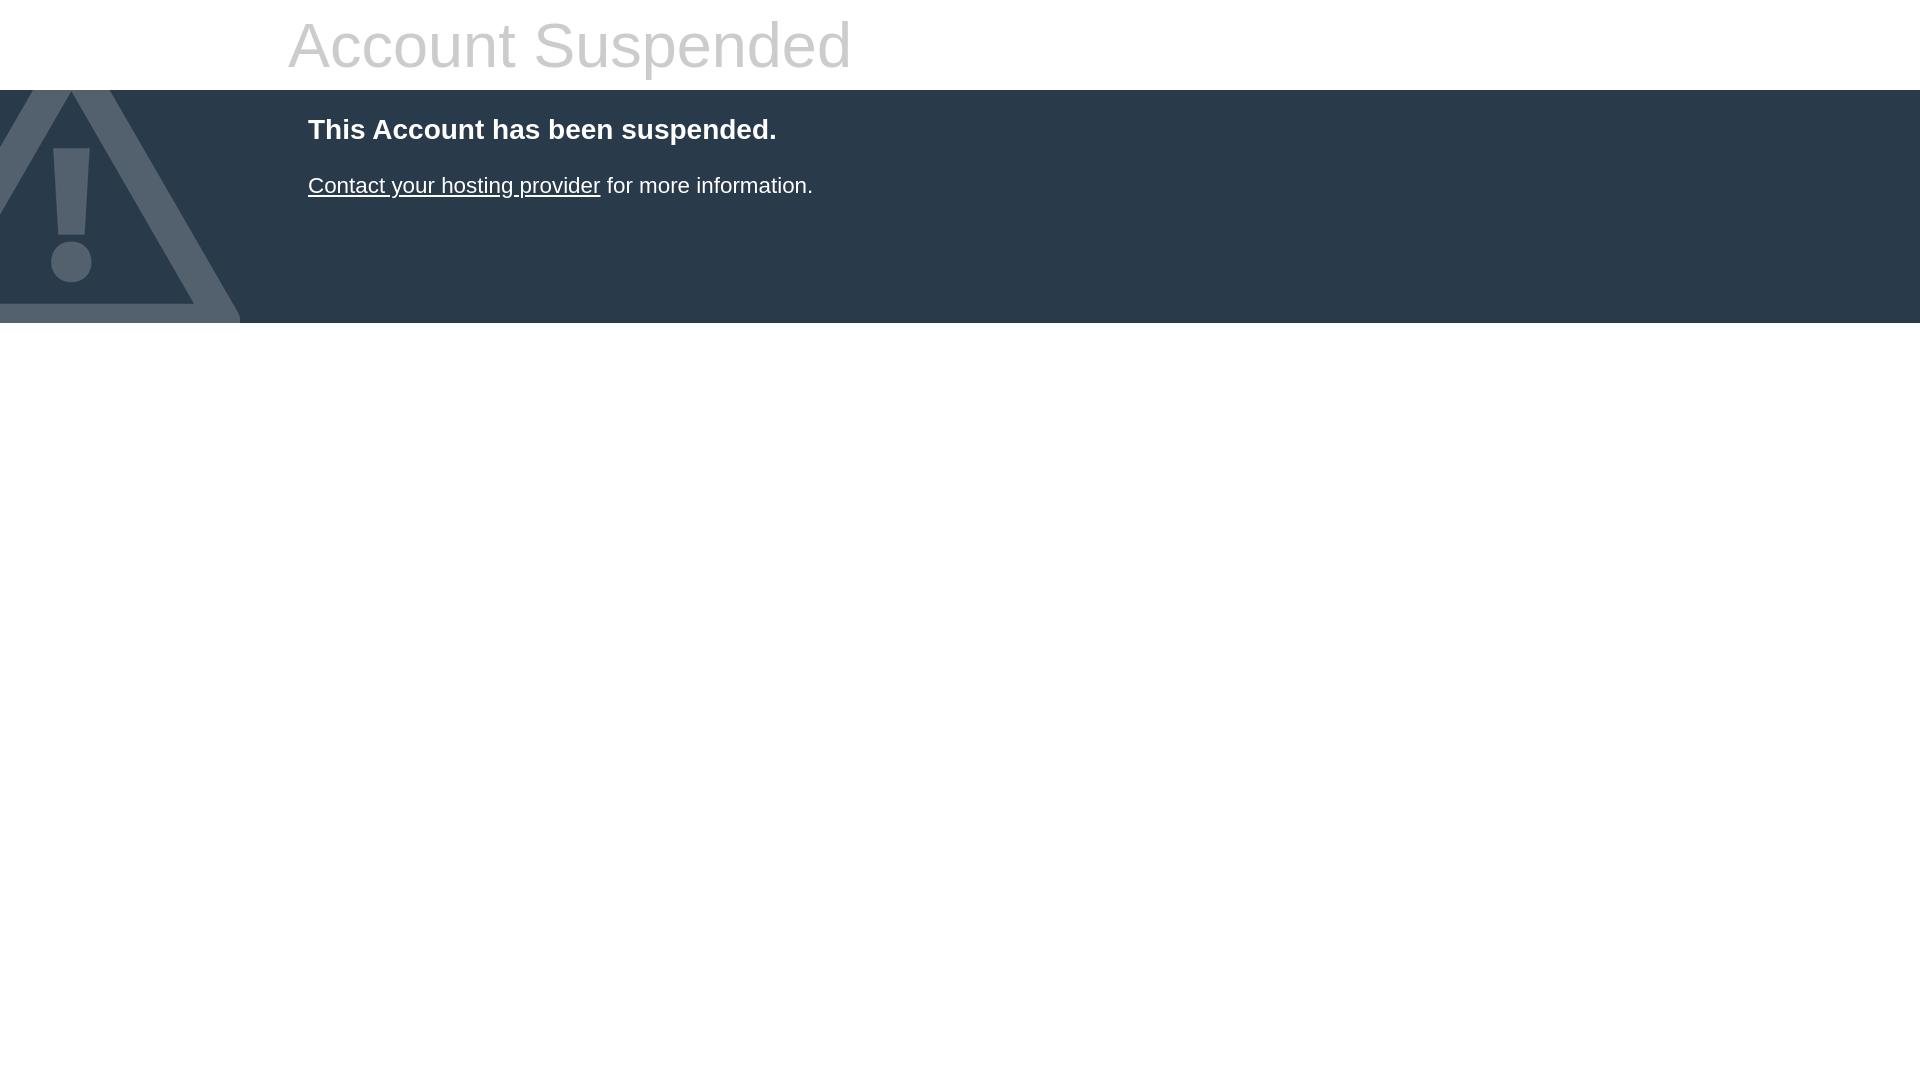 The image size is (1920, 1080). Describe the element at coordinates (453, 185) in the screenshot. I see `'Contact your hosting provider'` at that location.